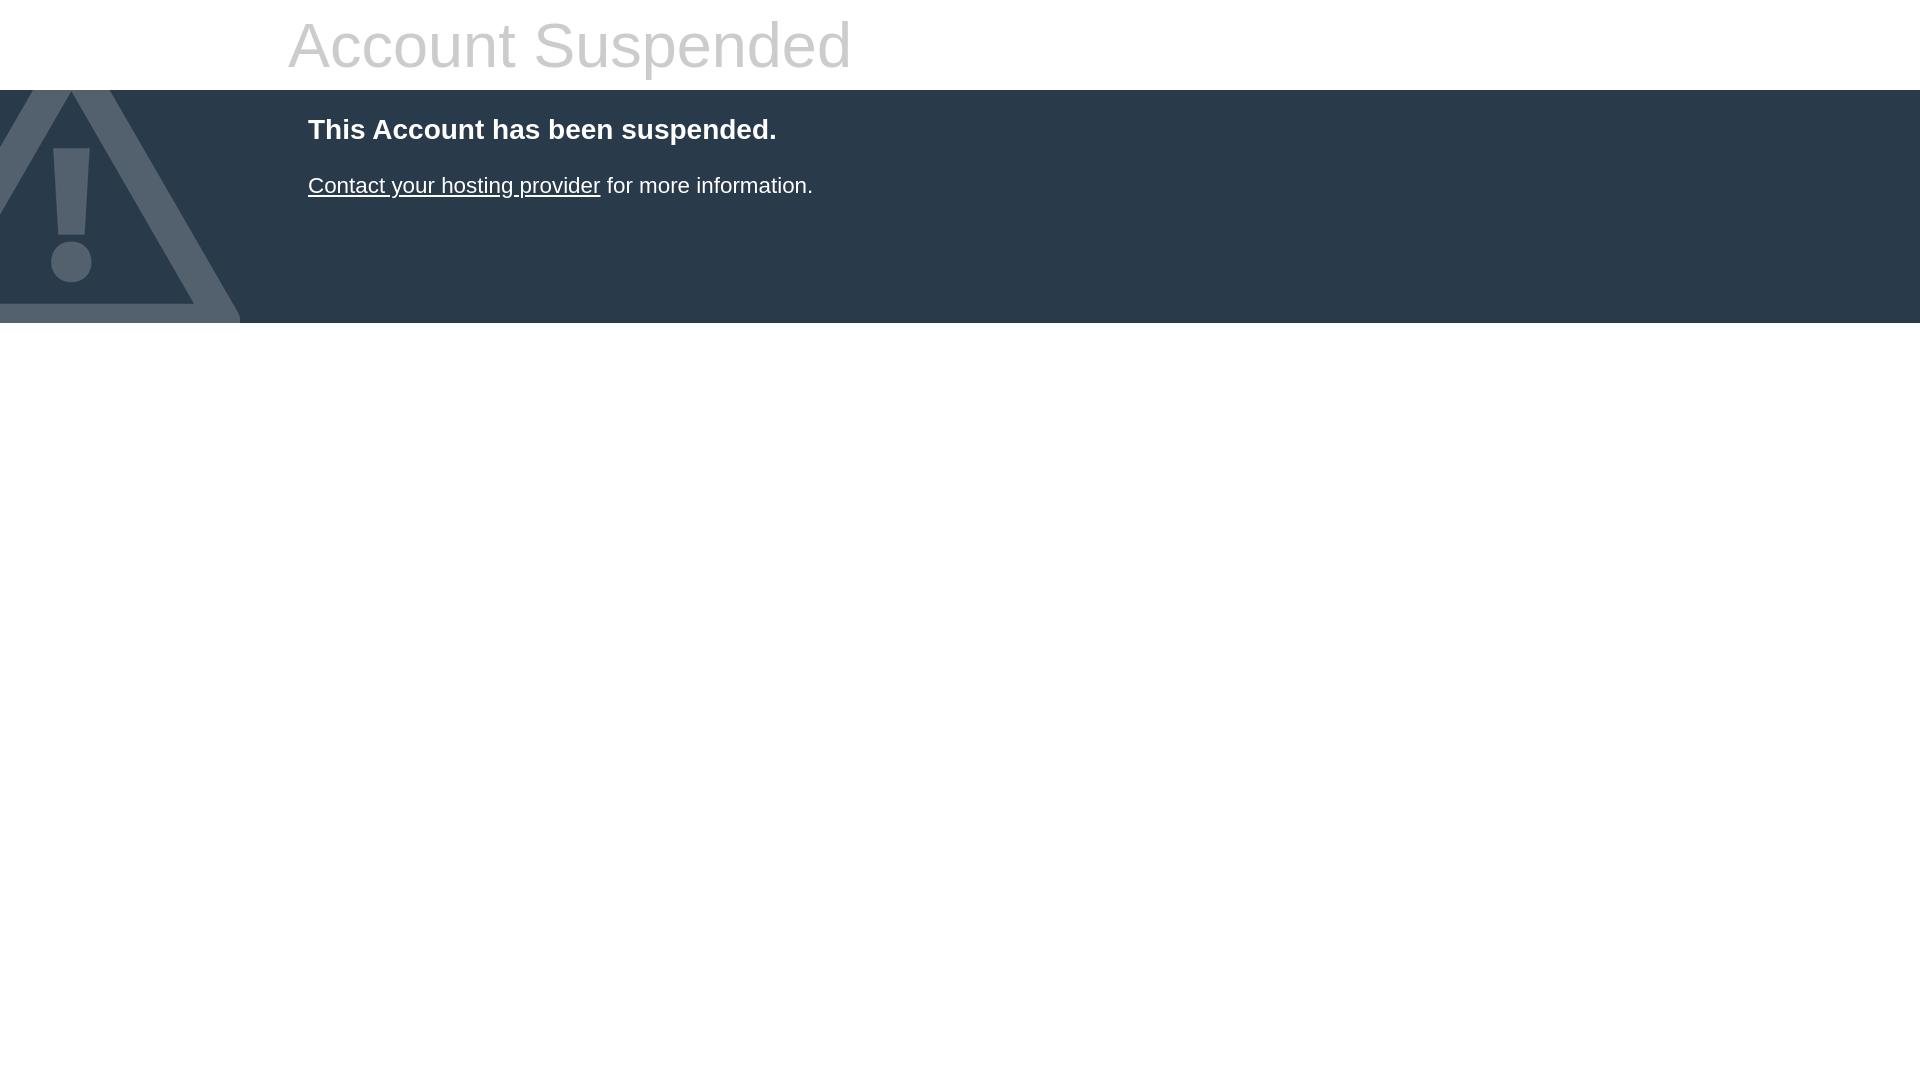 The image size is (1920, 1080). Describe the element at coordinates (453, 185) in the screenshot. I see `'Contact your hosting provider'` at that location.